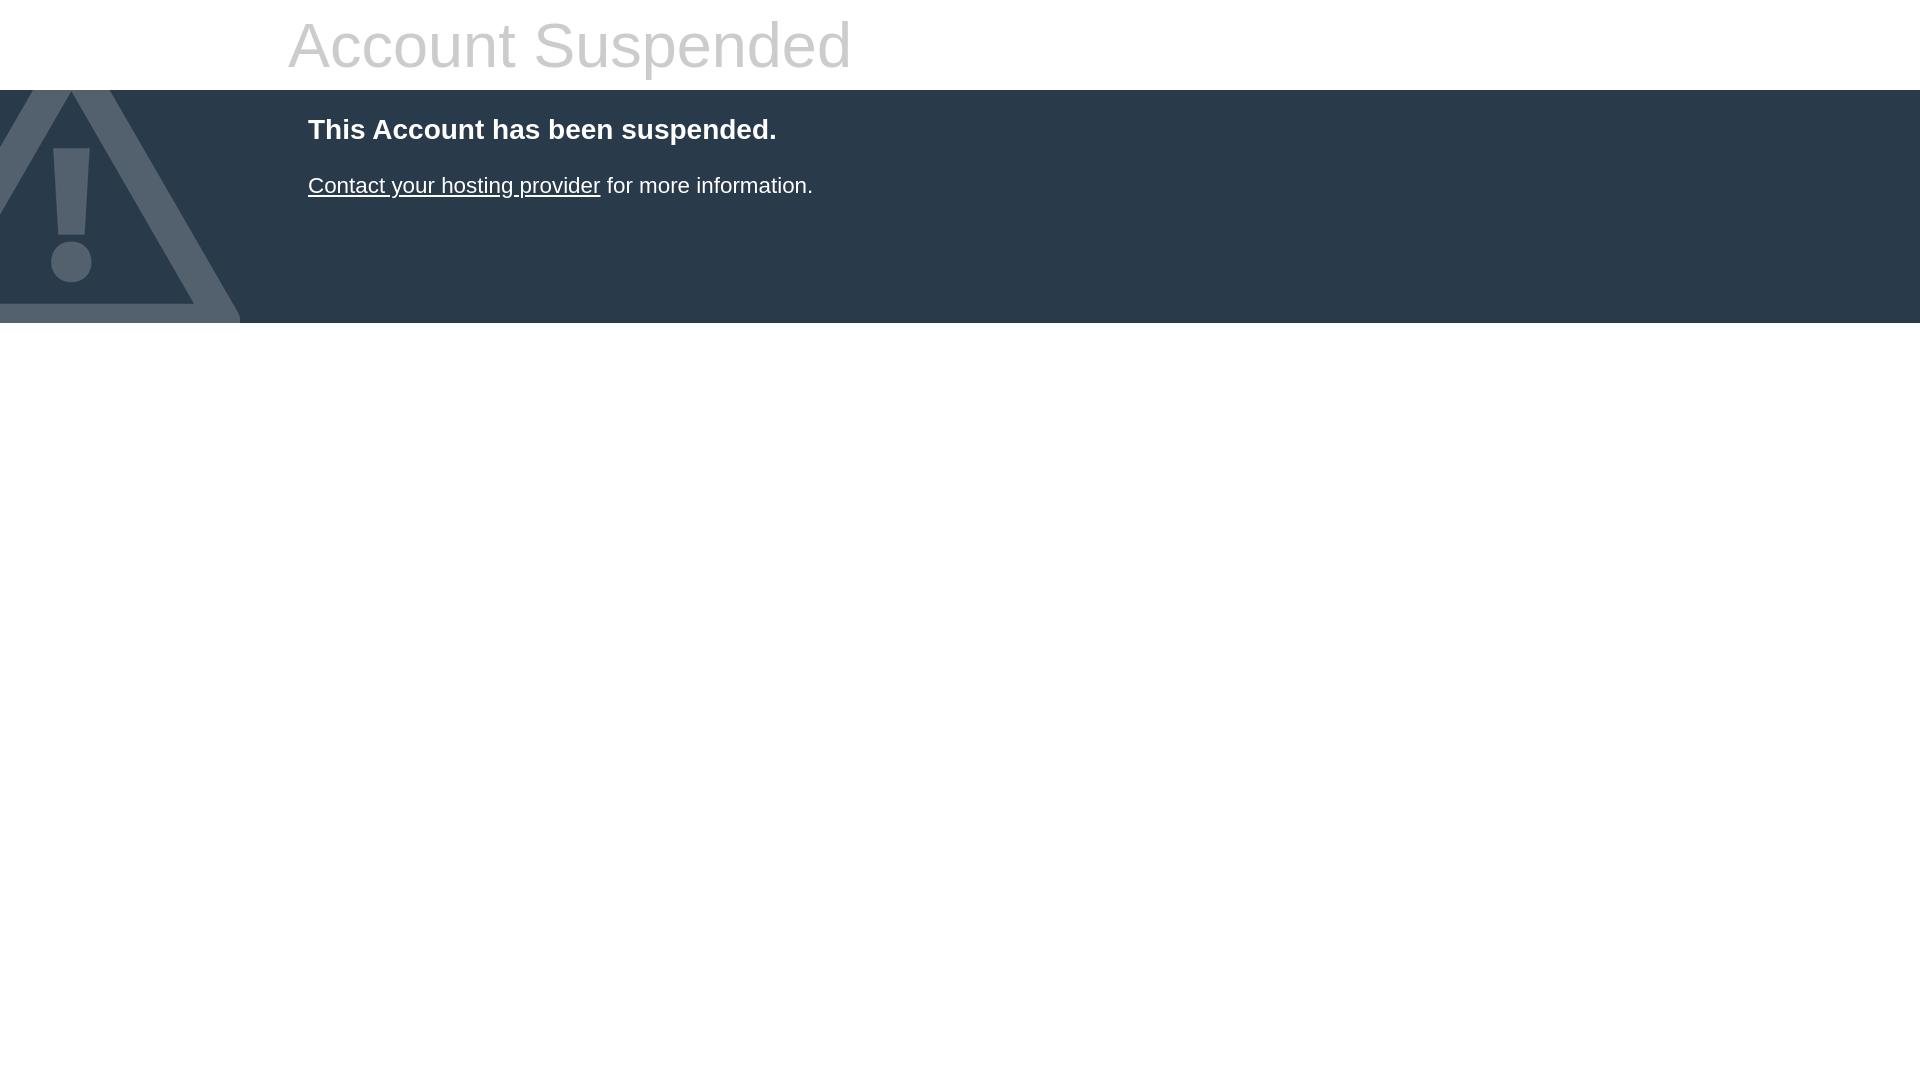 The image size is (1920, 1080). Describe the element at coordinates (453, 185) in the screenshot. I see `'Contact your hosting provider'` at that location.